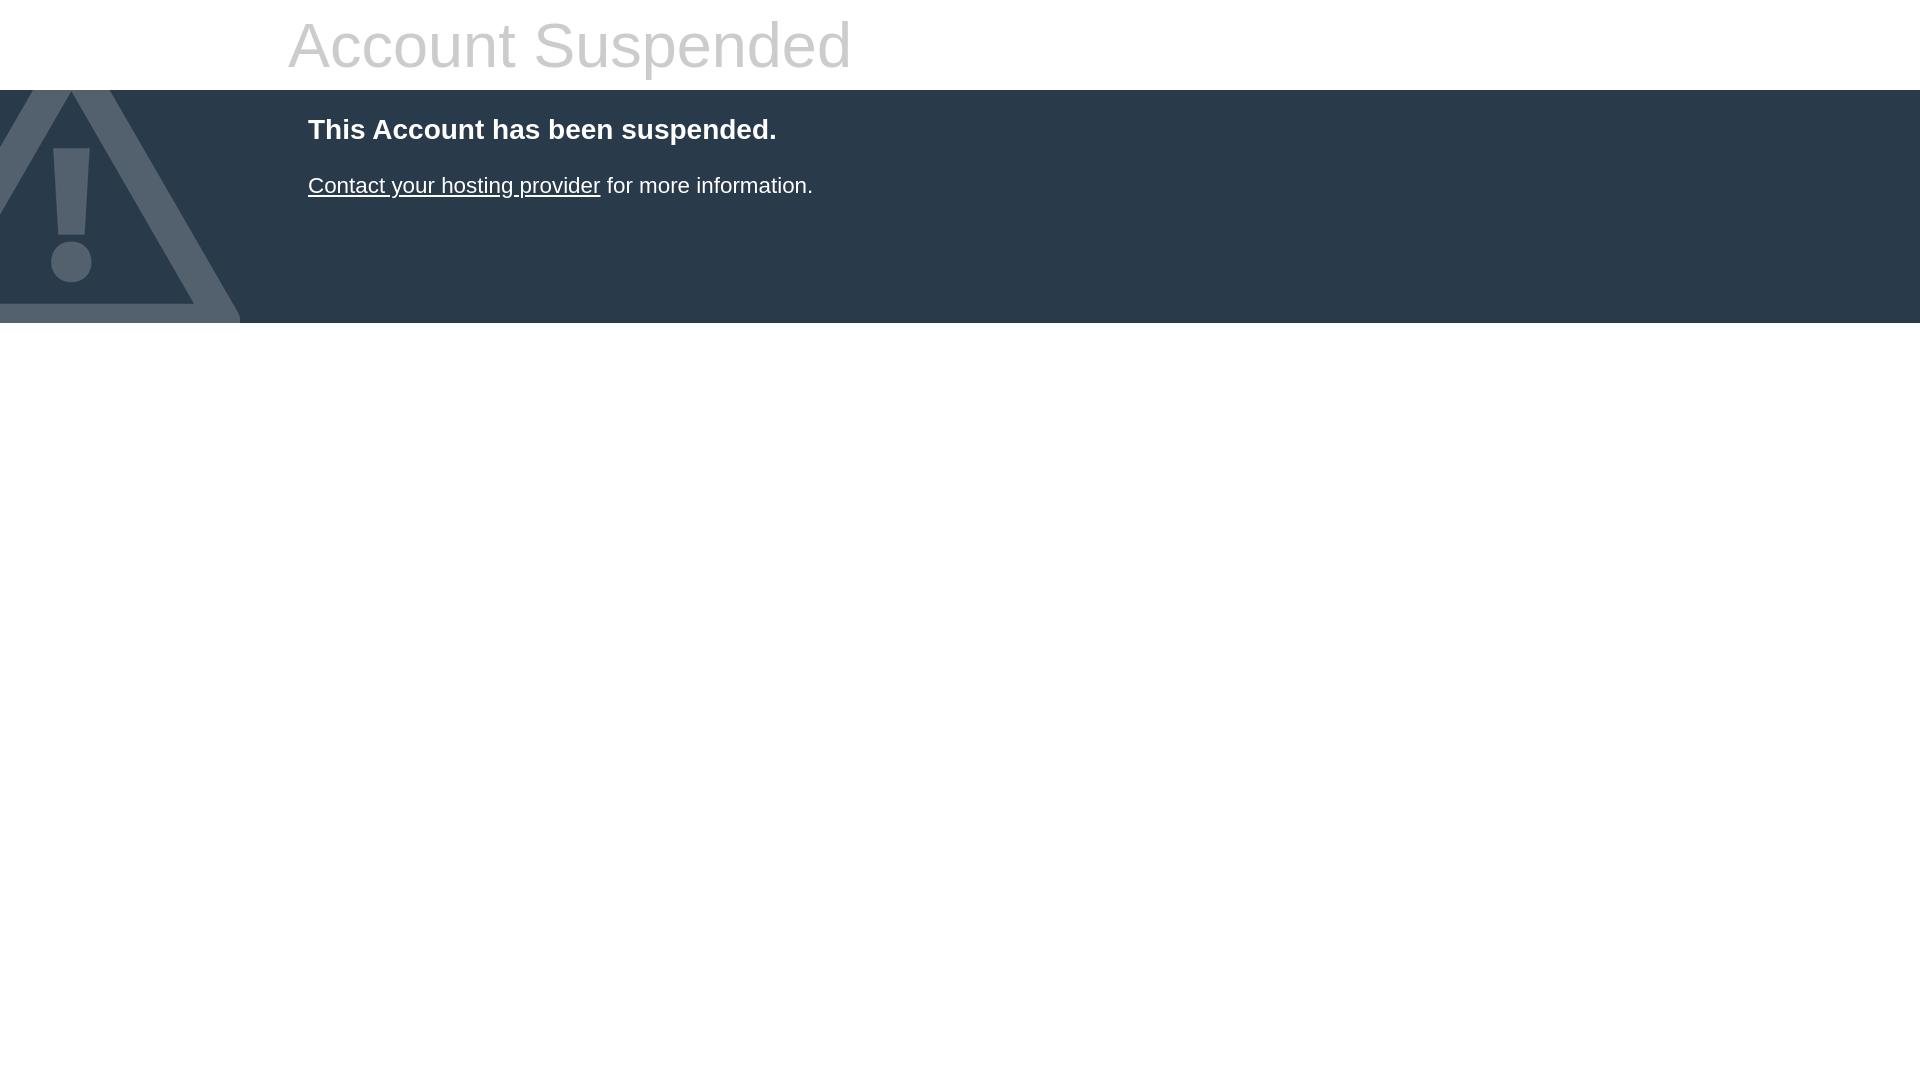 The image size is (1920, 1080). Describe the element at coordinates (453, 185) in the screenshot. I see `'Contact your hosting provider'` at that location.